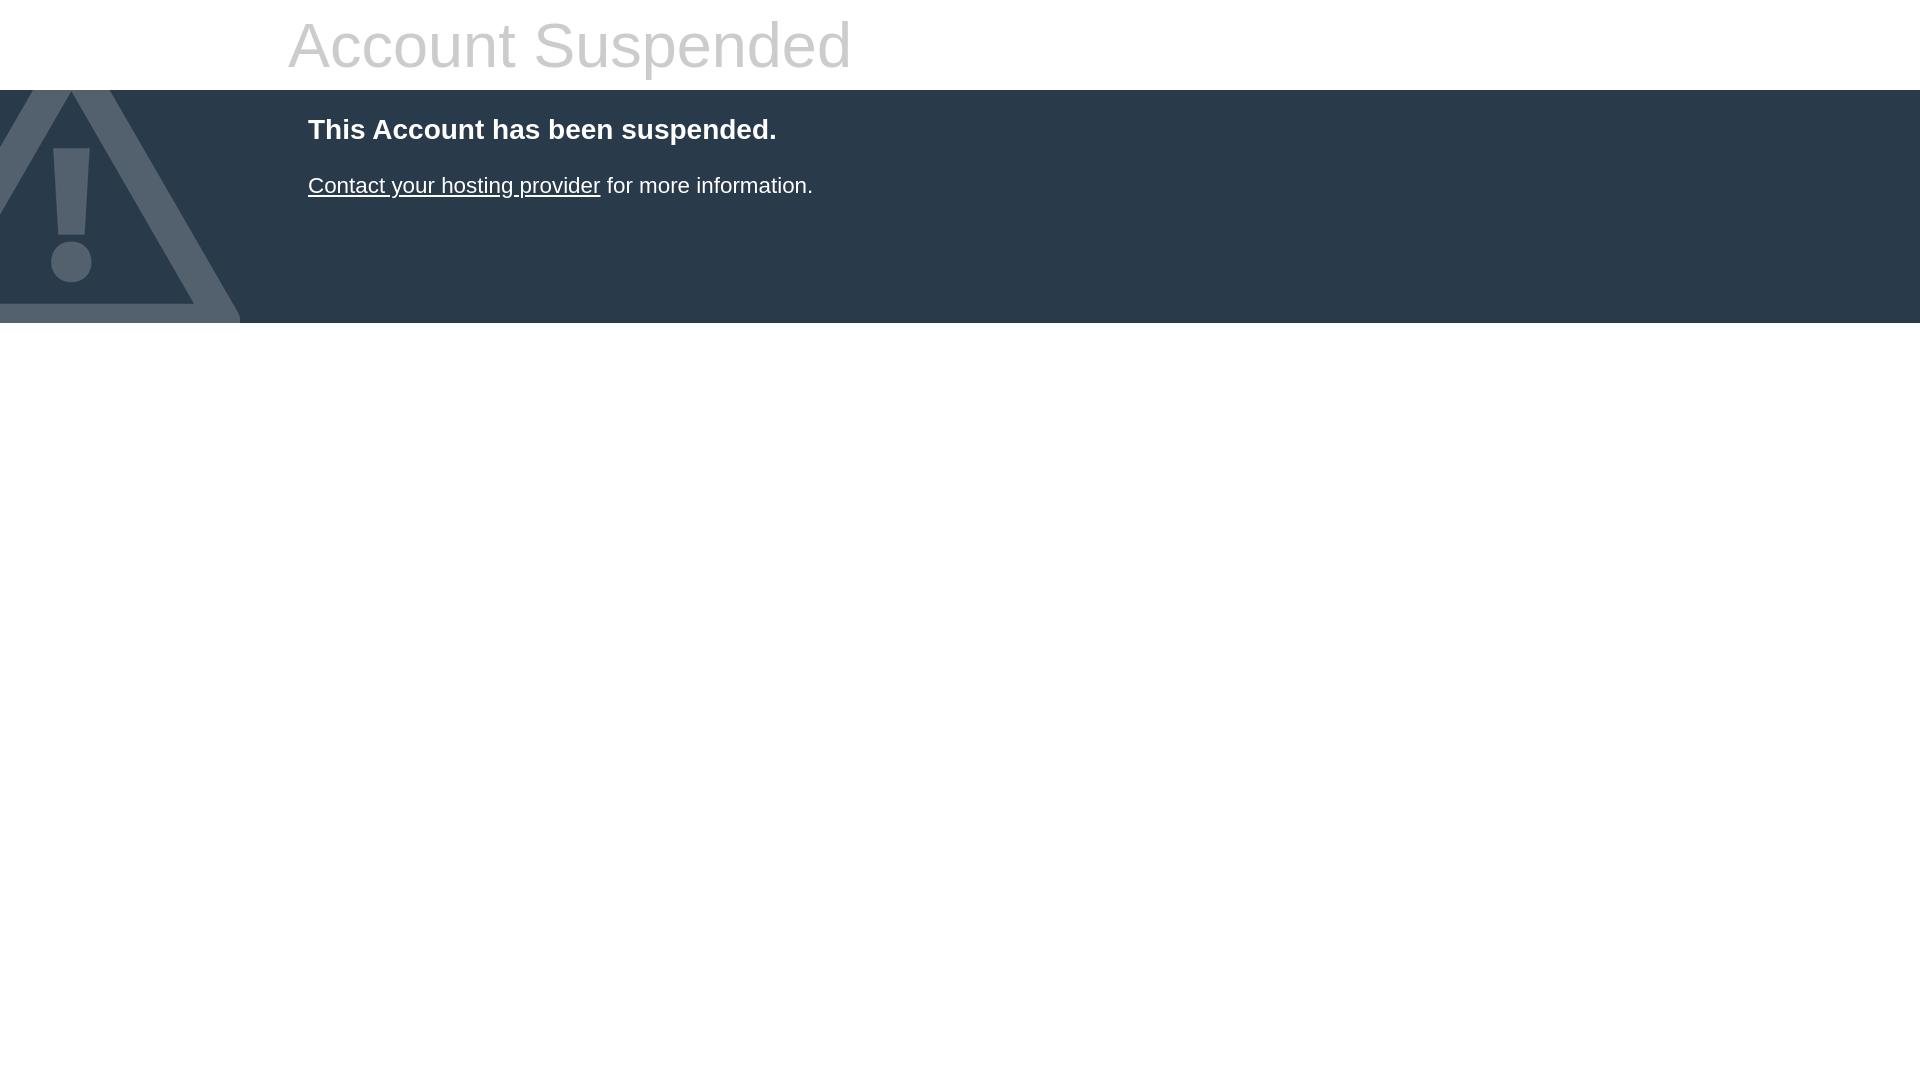 The image size is (1920, 1080). Describe the element at coordinates (453, 185) in the screenshot. I see `'Contact your hosting provider'` at that location.